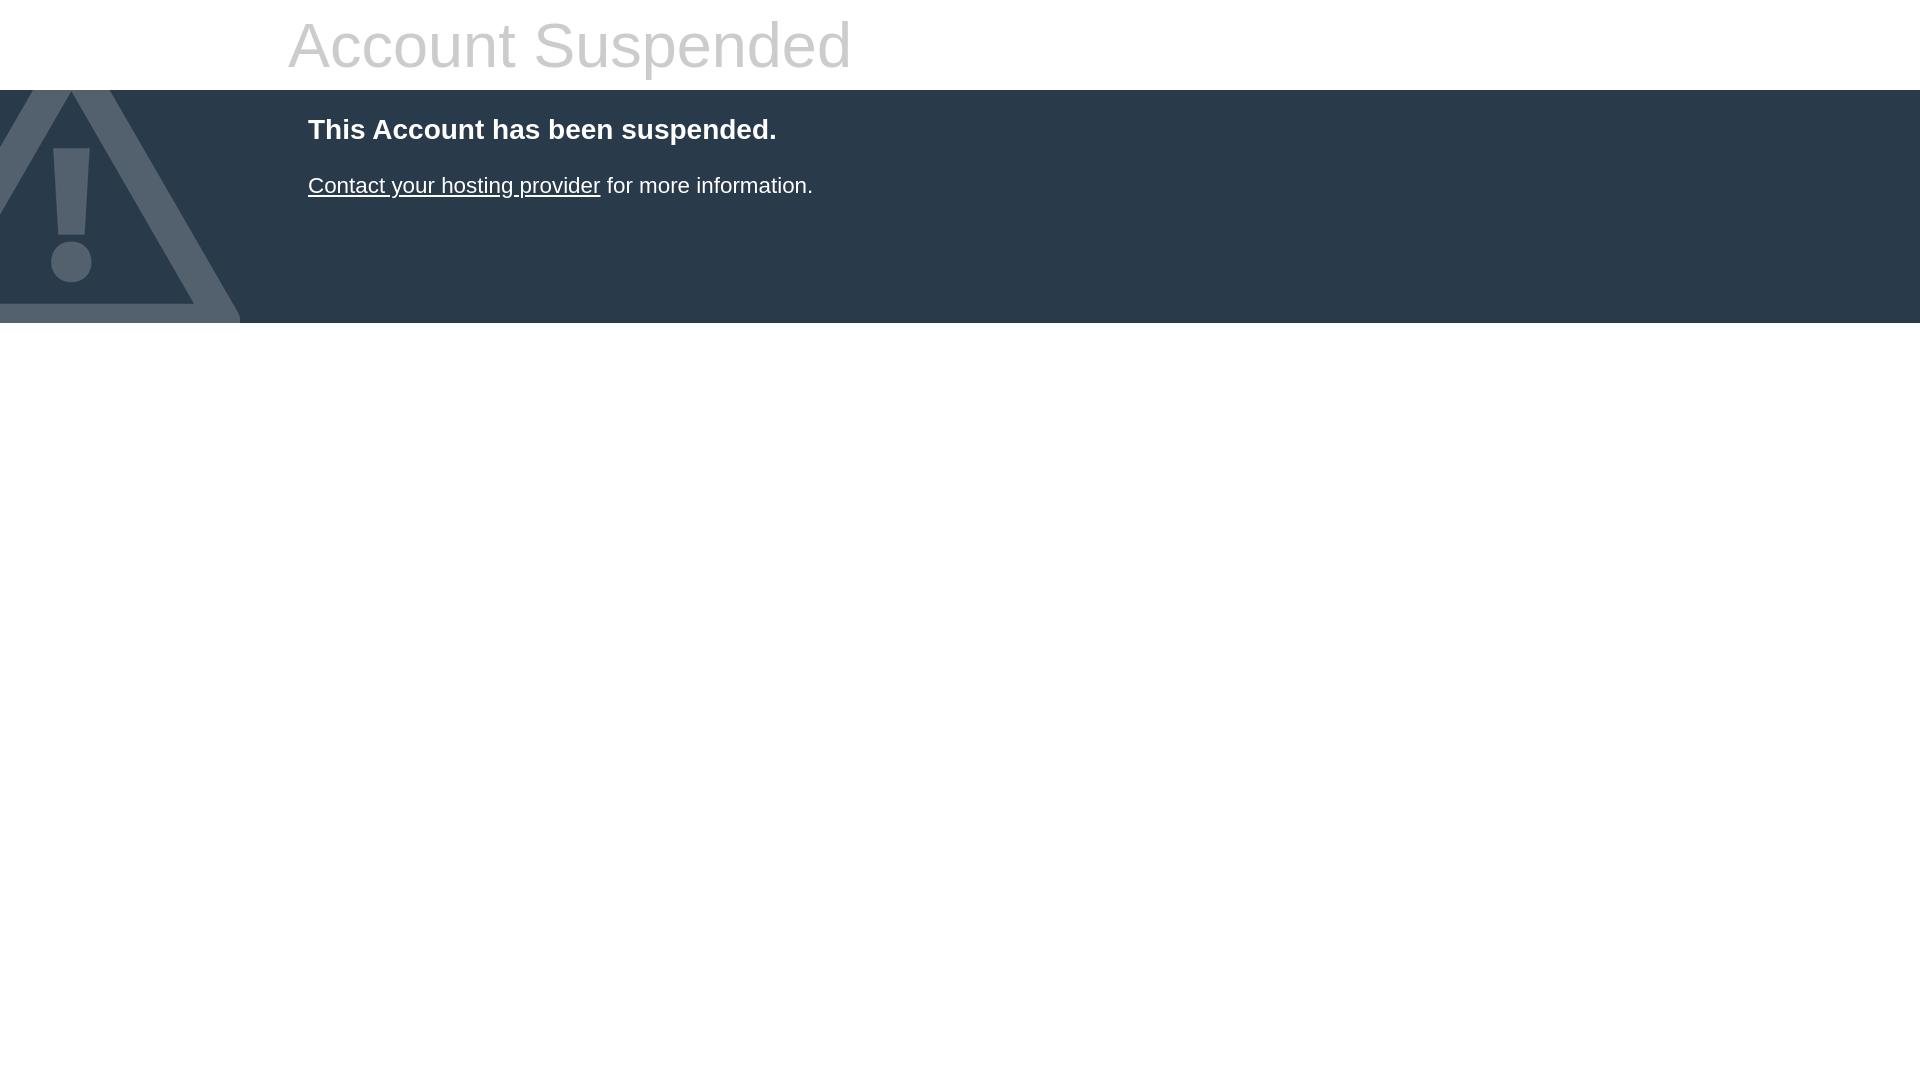 The image size is (1920, 1080). Describe the element at coordinates (453, 185) in the screenshot. I see `'Contact your hosting provider'` at that location.